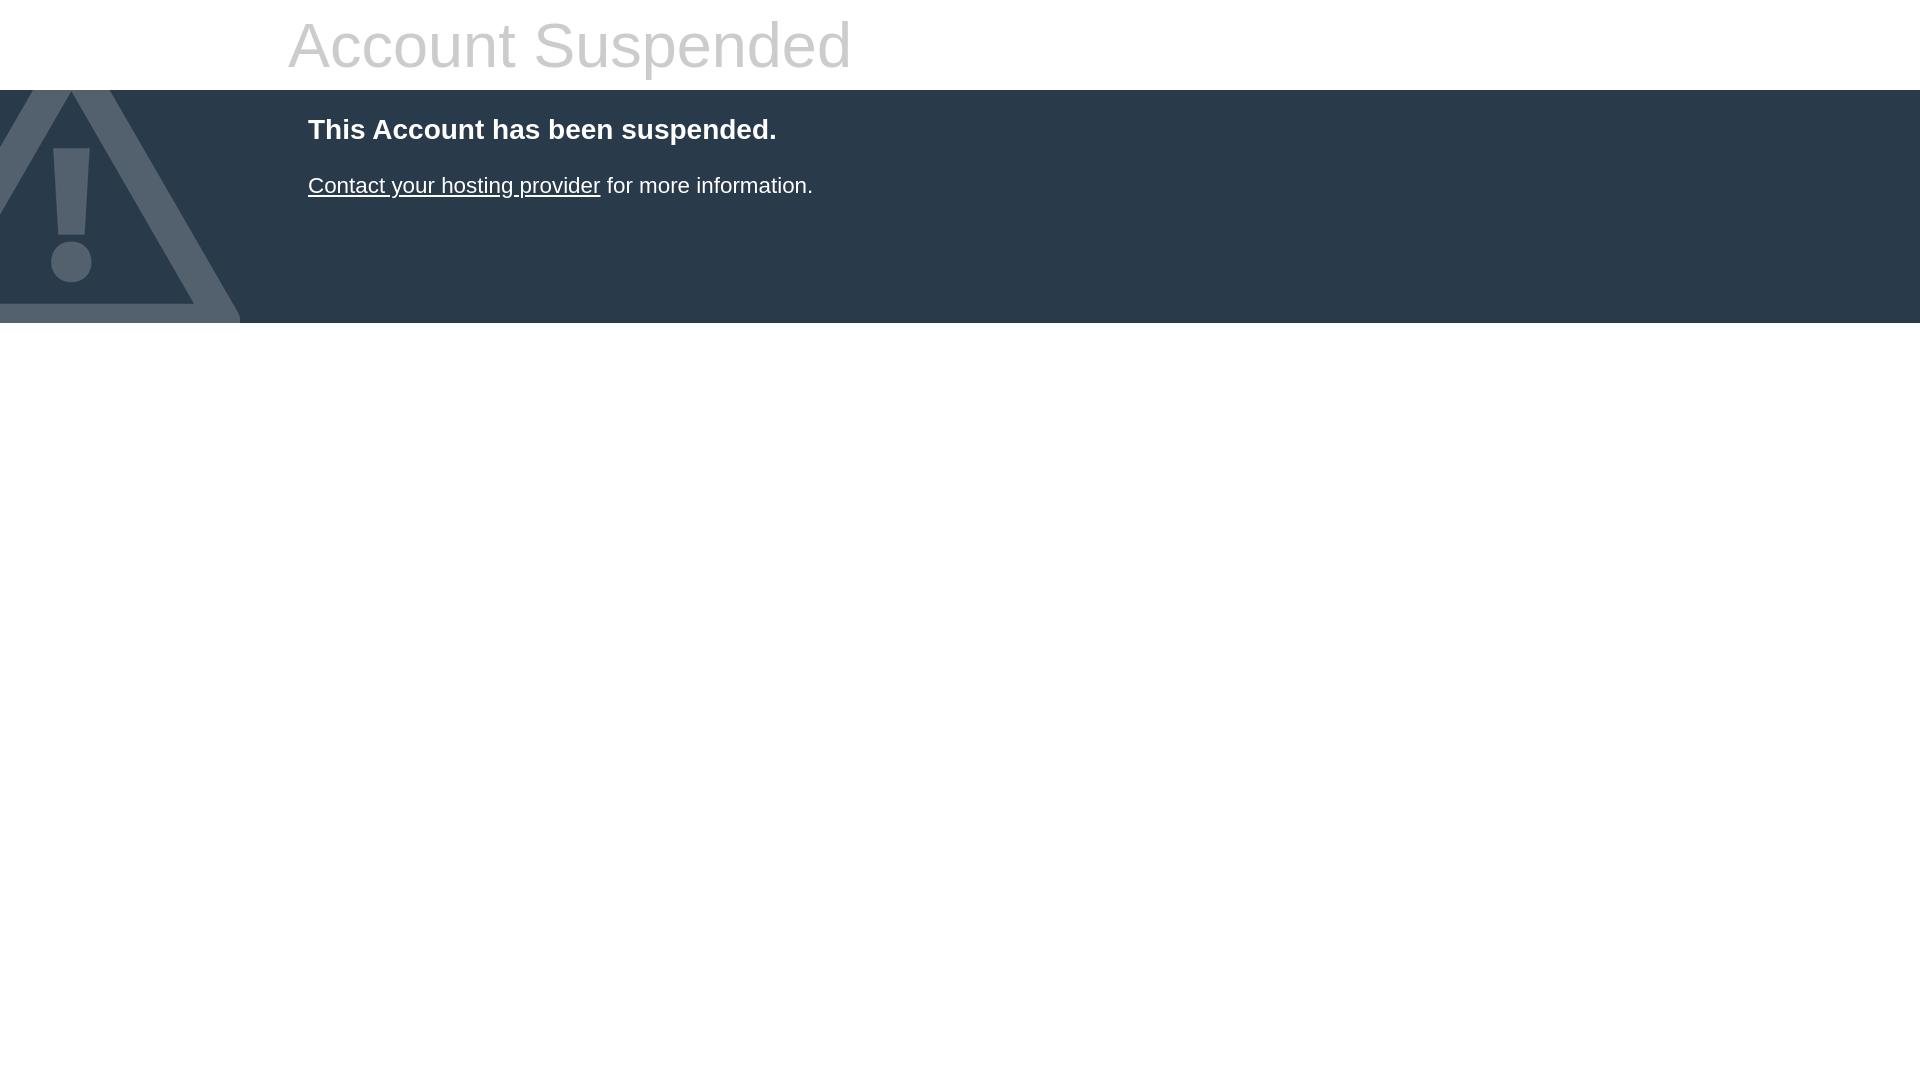 The image size is (1920, 1080). Describe the element at coordinates (453, 185) in the screenshot. I see `'Contact your hosting provider'` at that location.